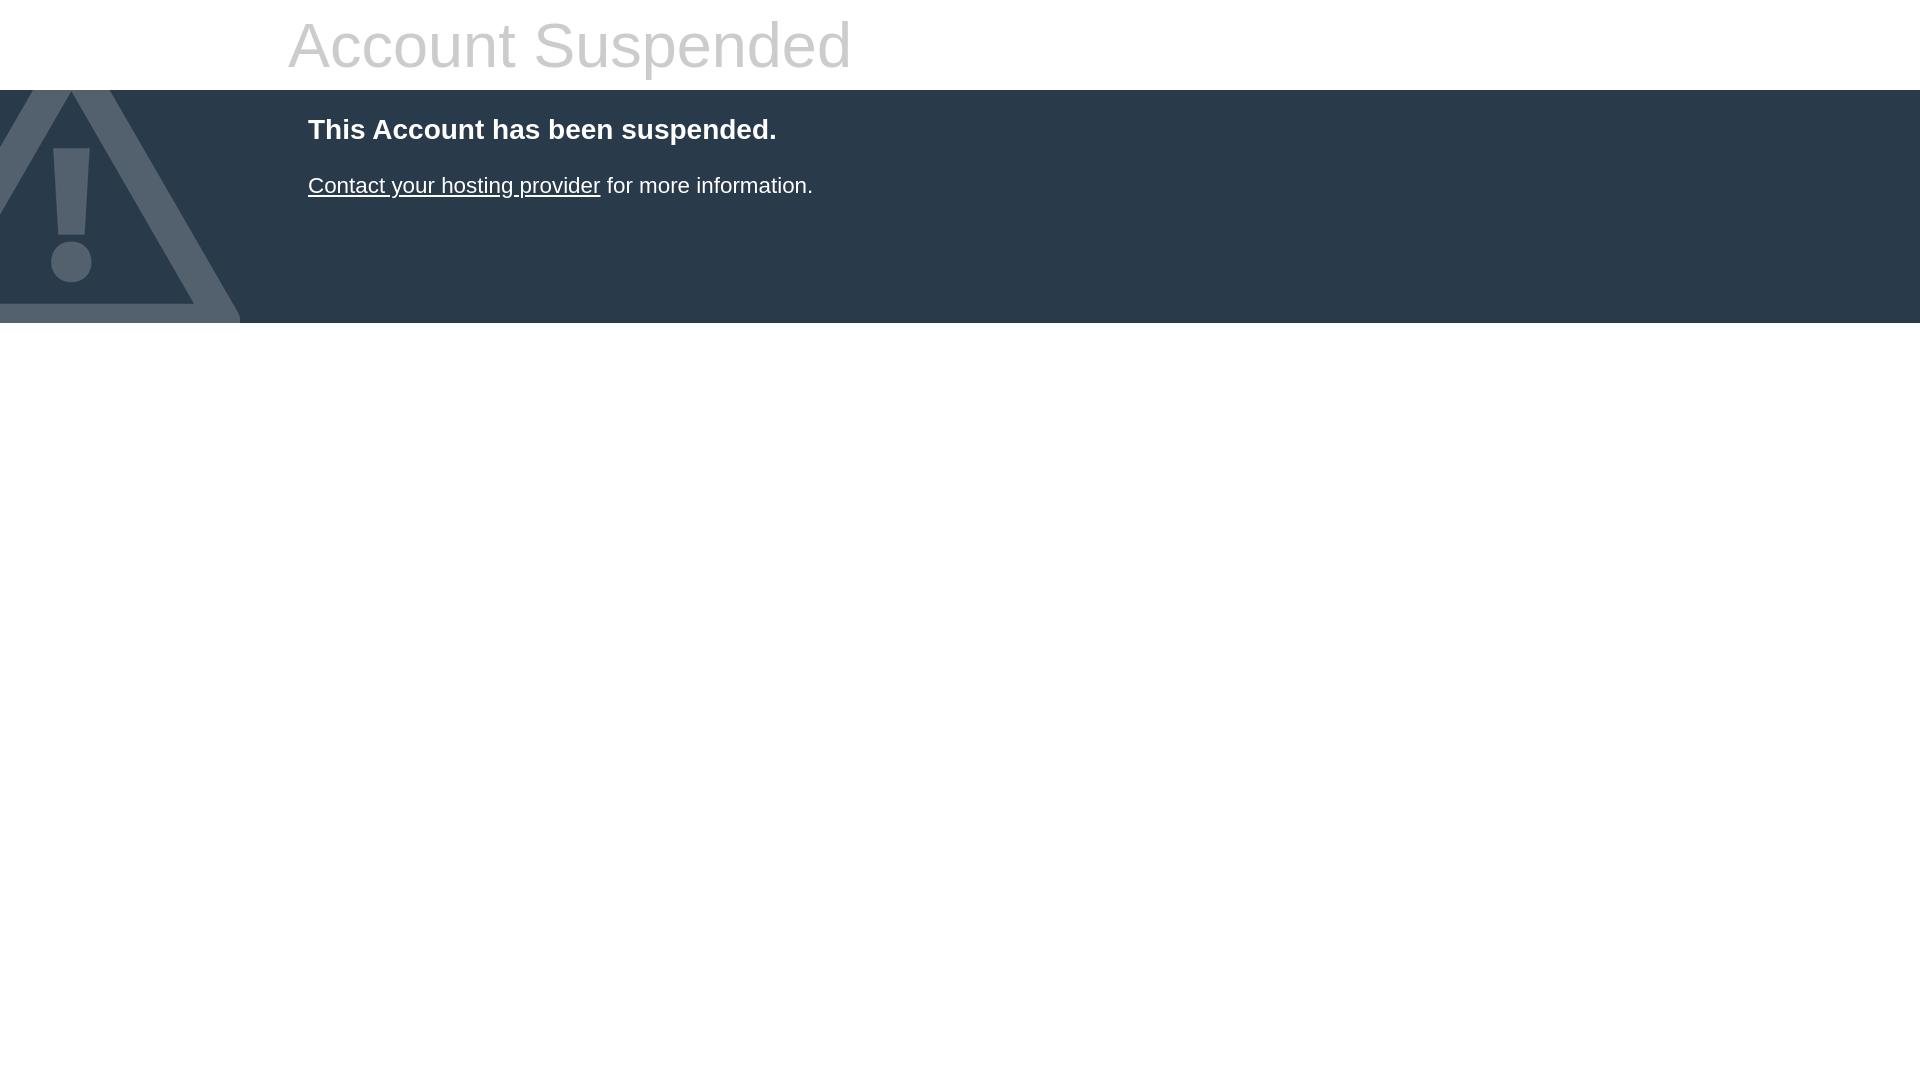 The image size is (1920, 1080). Describe the element at coordinates (453, 185) in the screenshot. I see `'Contact your hosting provider'` at that location.